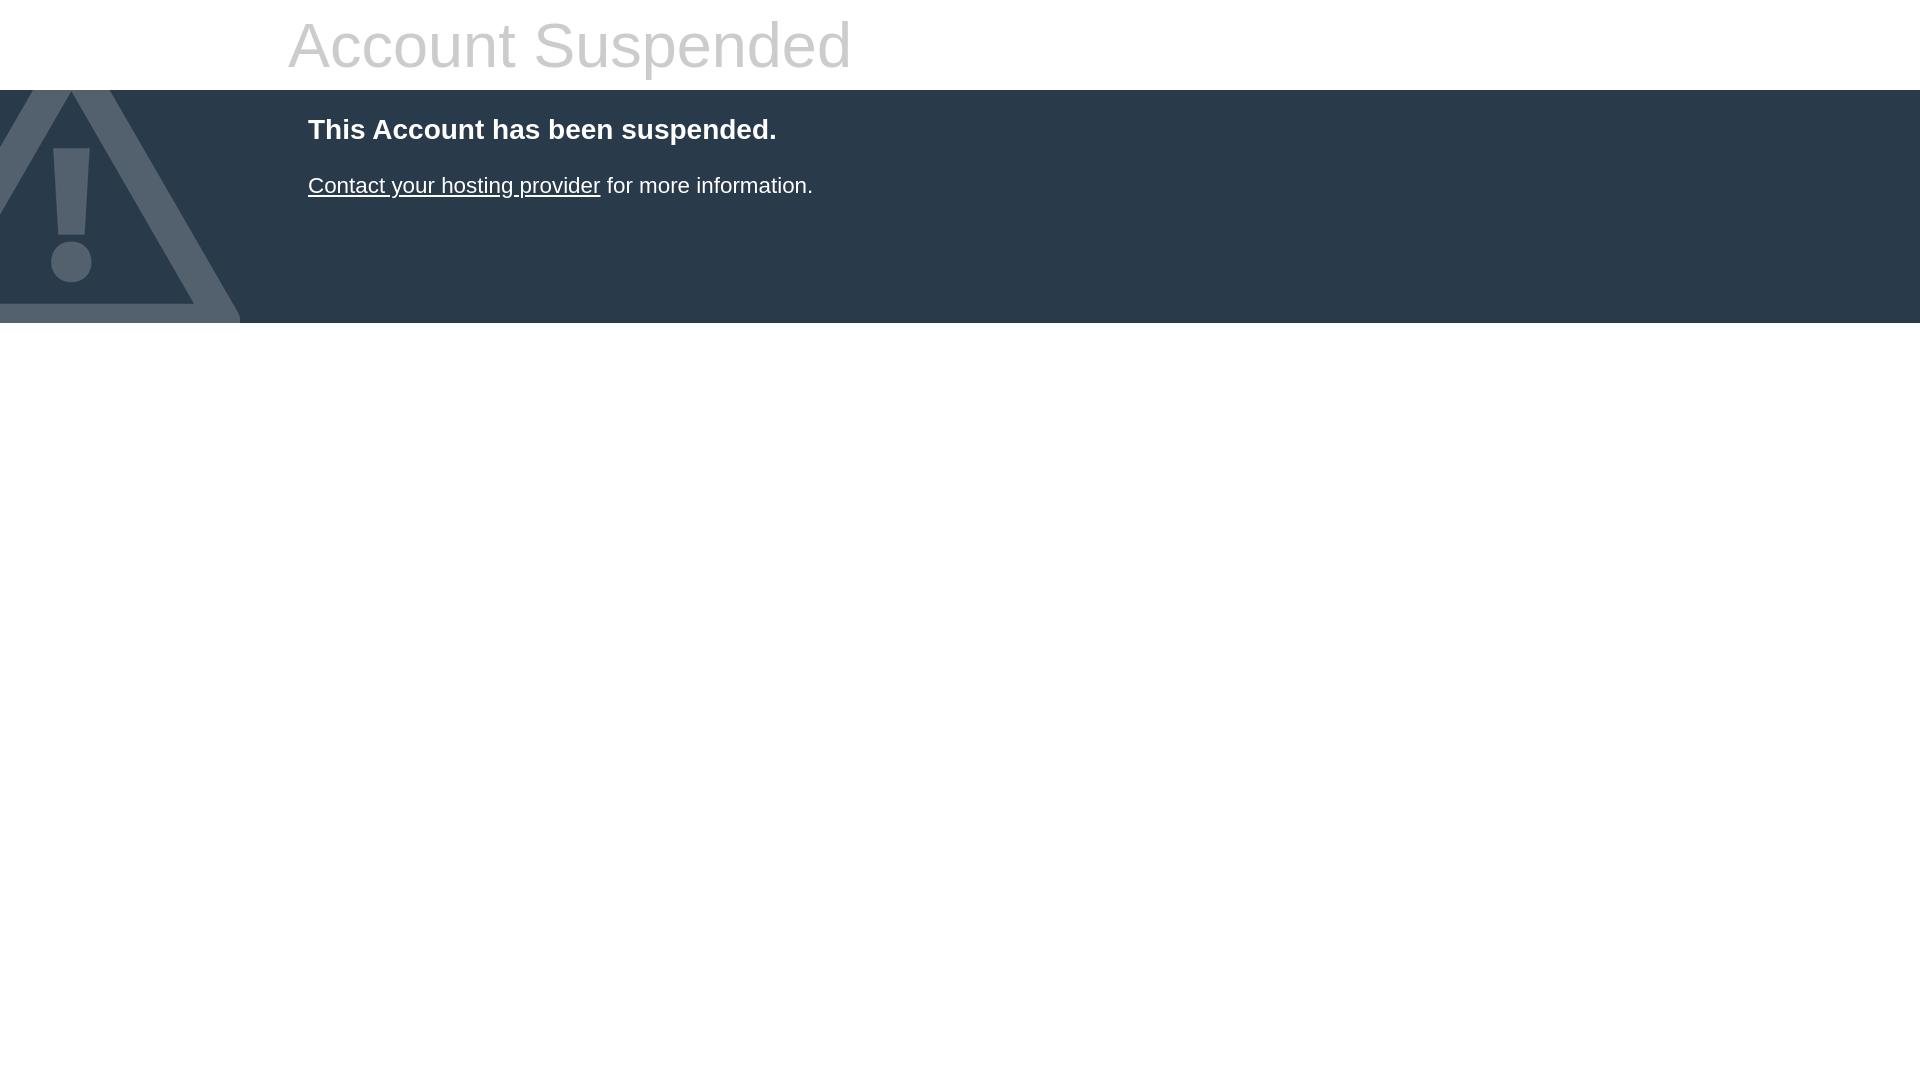 The image size is (1920, 1080). Describe the element at coordinates (453, 185) in the screenshot. I see `'Contact your hosting provider'` at that location.